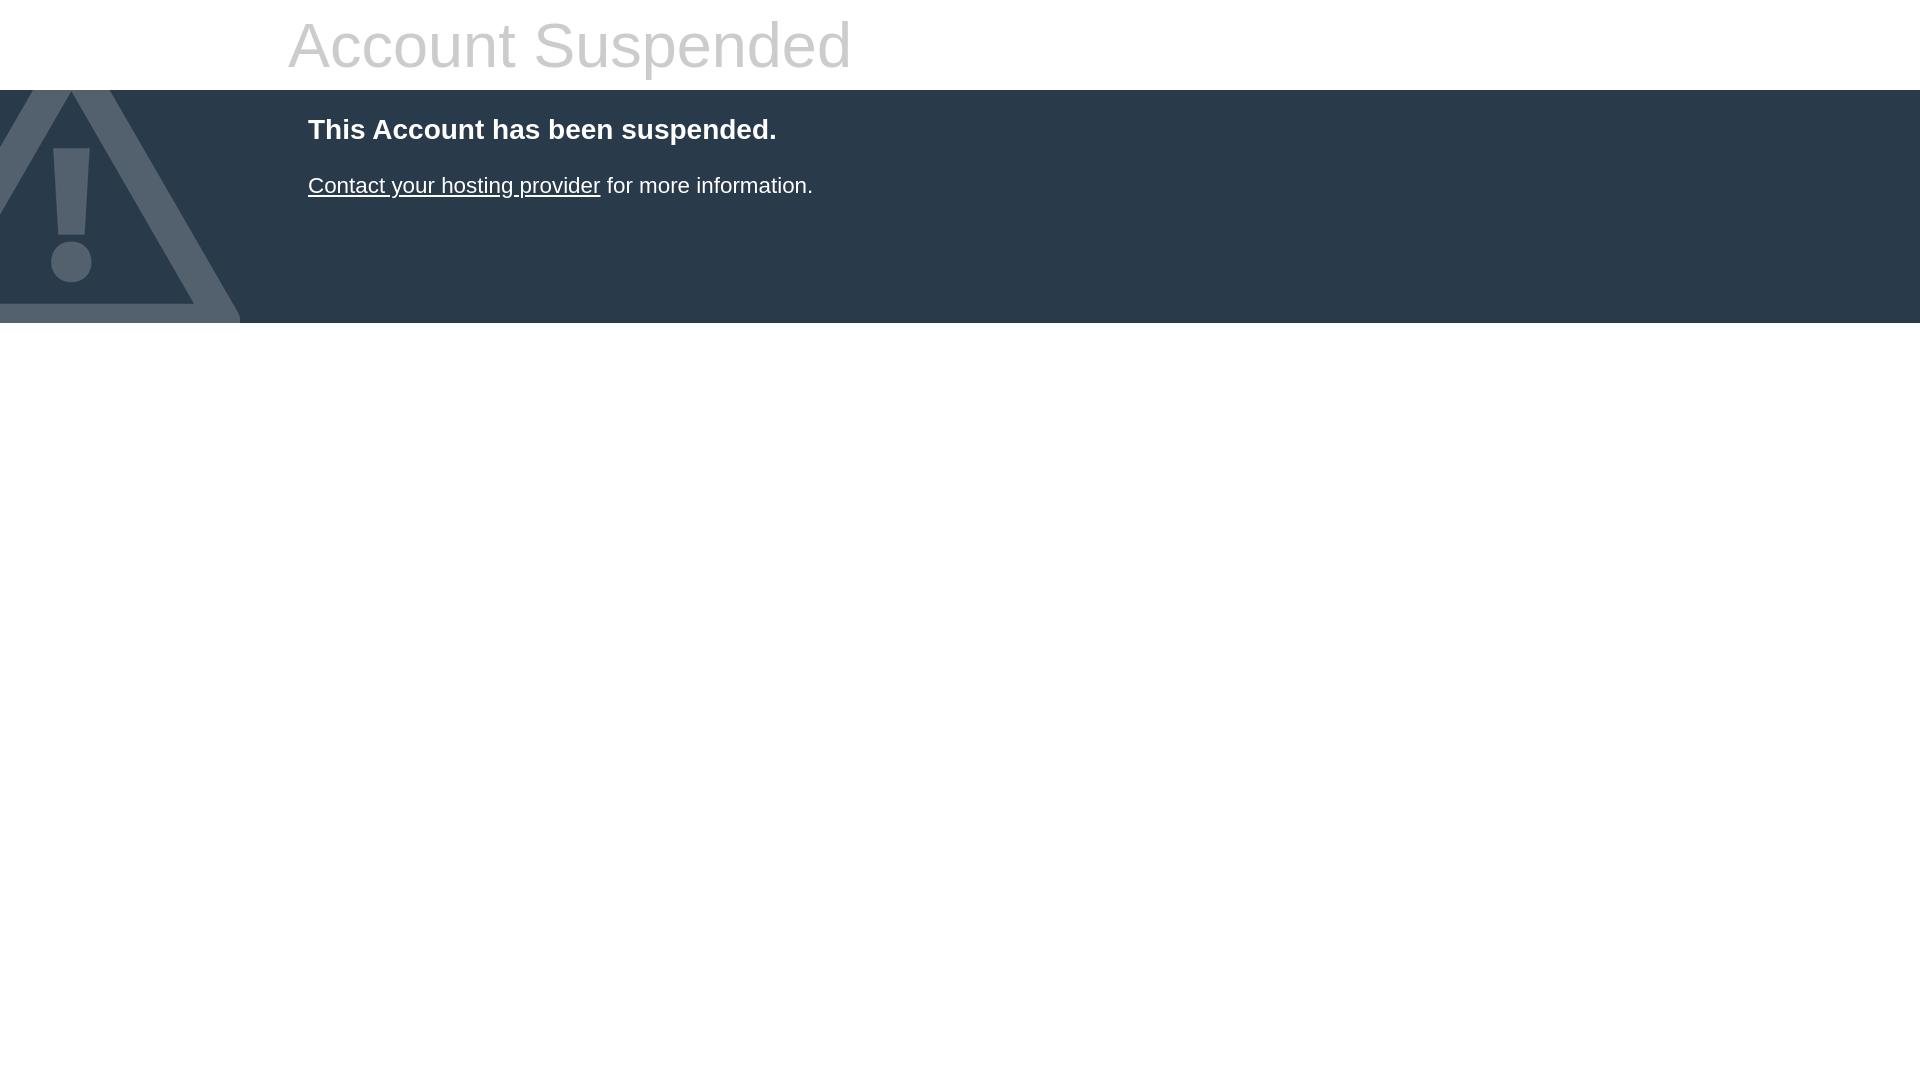 The image size is (1920, 1080). Describe the element at coordinates (453, 185) in the screenshot. I see `'Contact your hosting provider'` at that location.